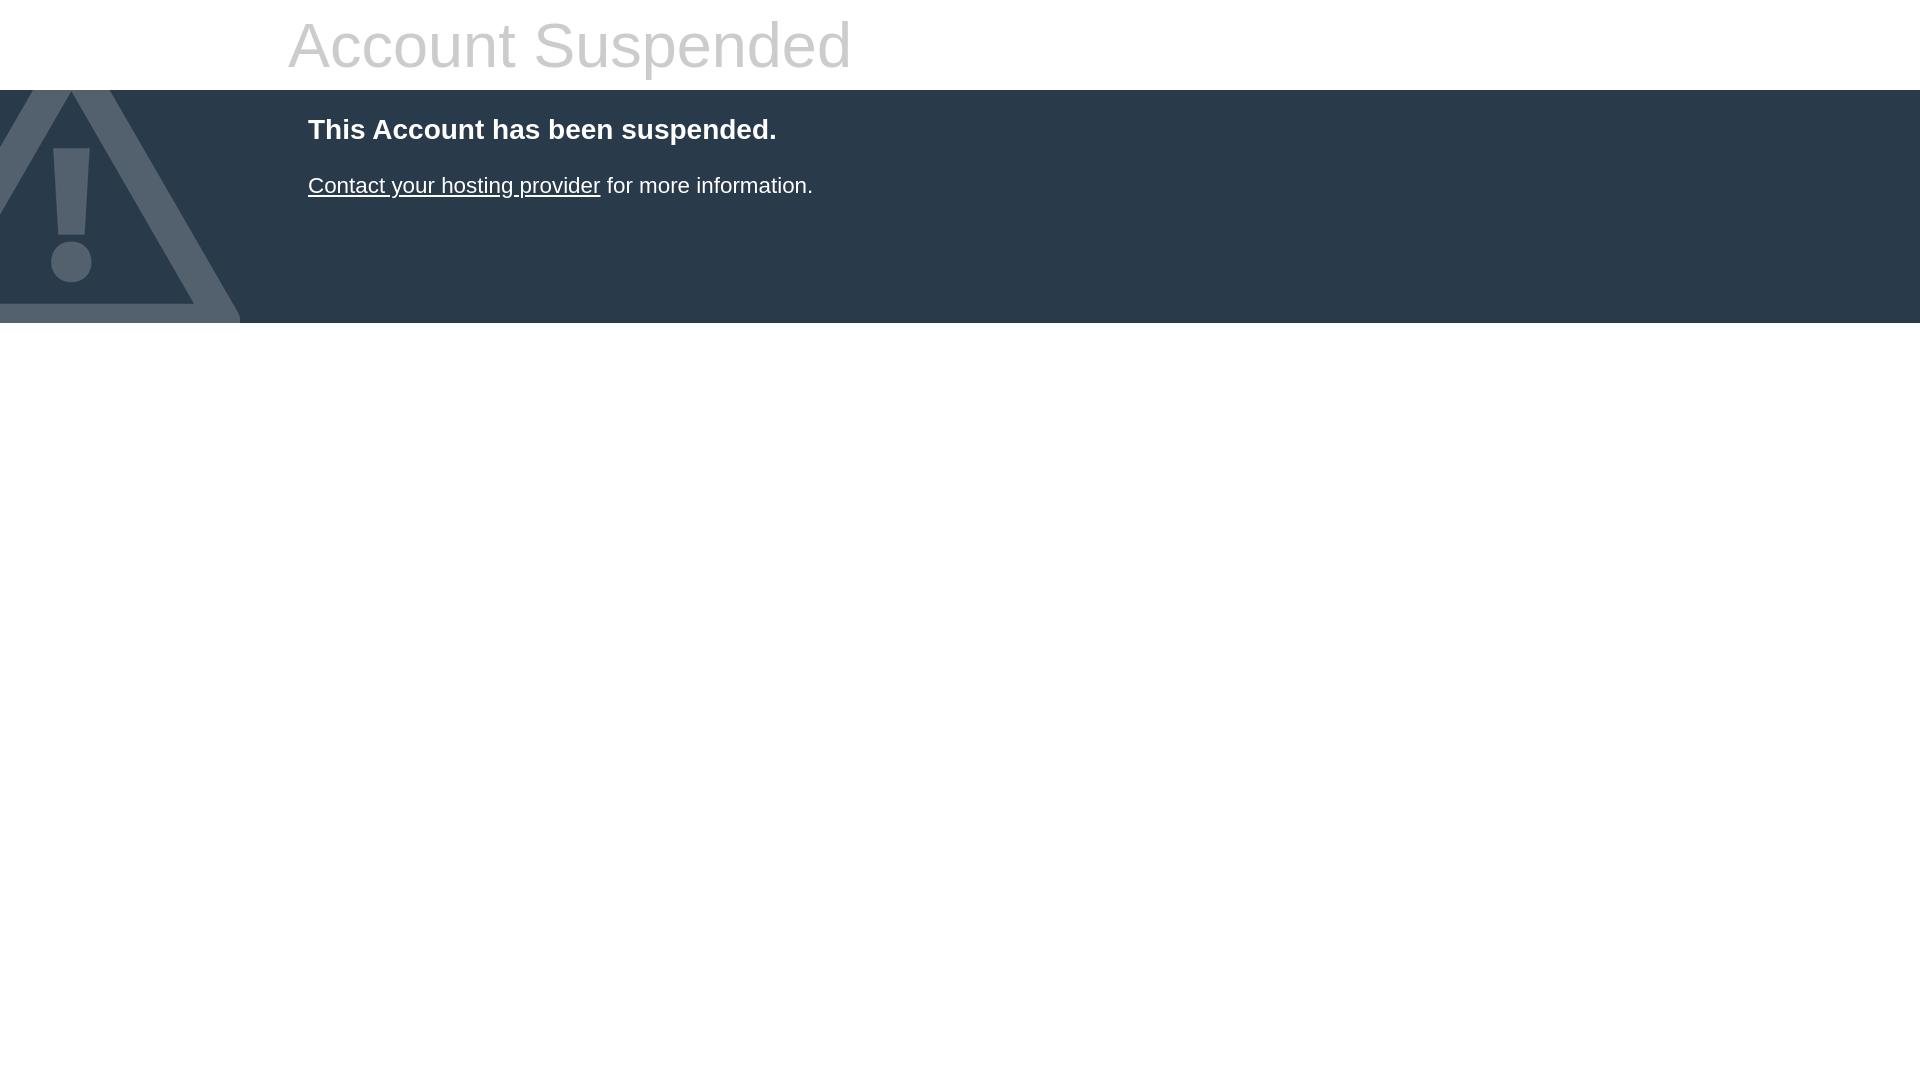 The image size is (1920, 1080). Describe the element at coordinates (453, 185) in the screenshot. I see `'Contact your hosting provider'` at that location.